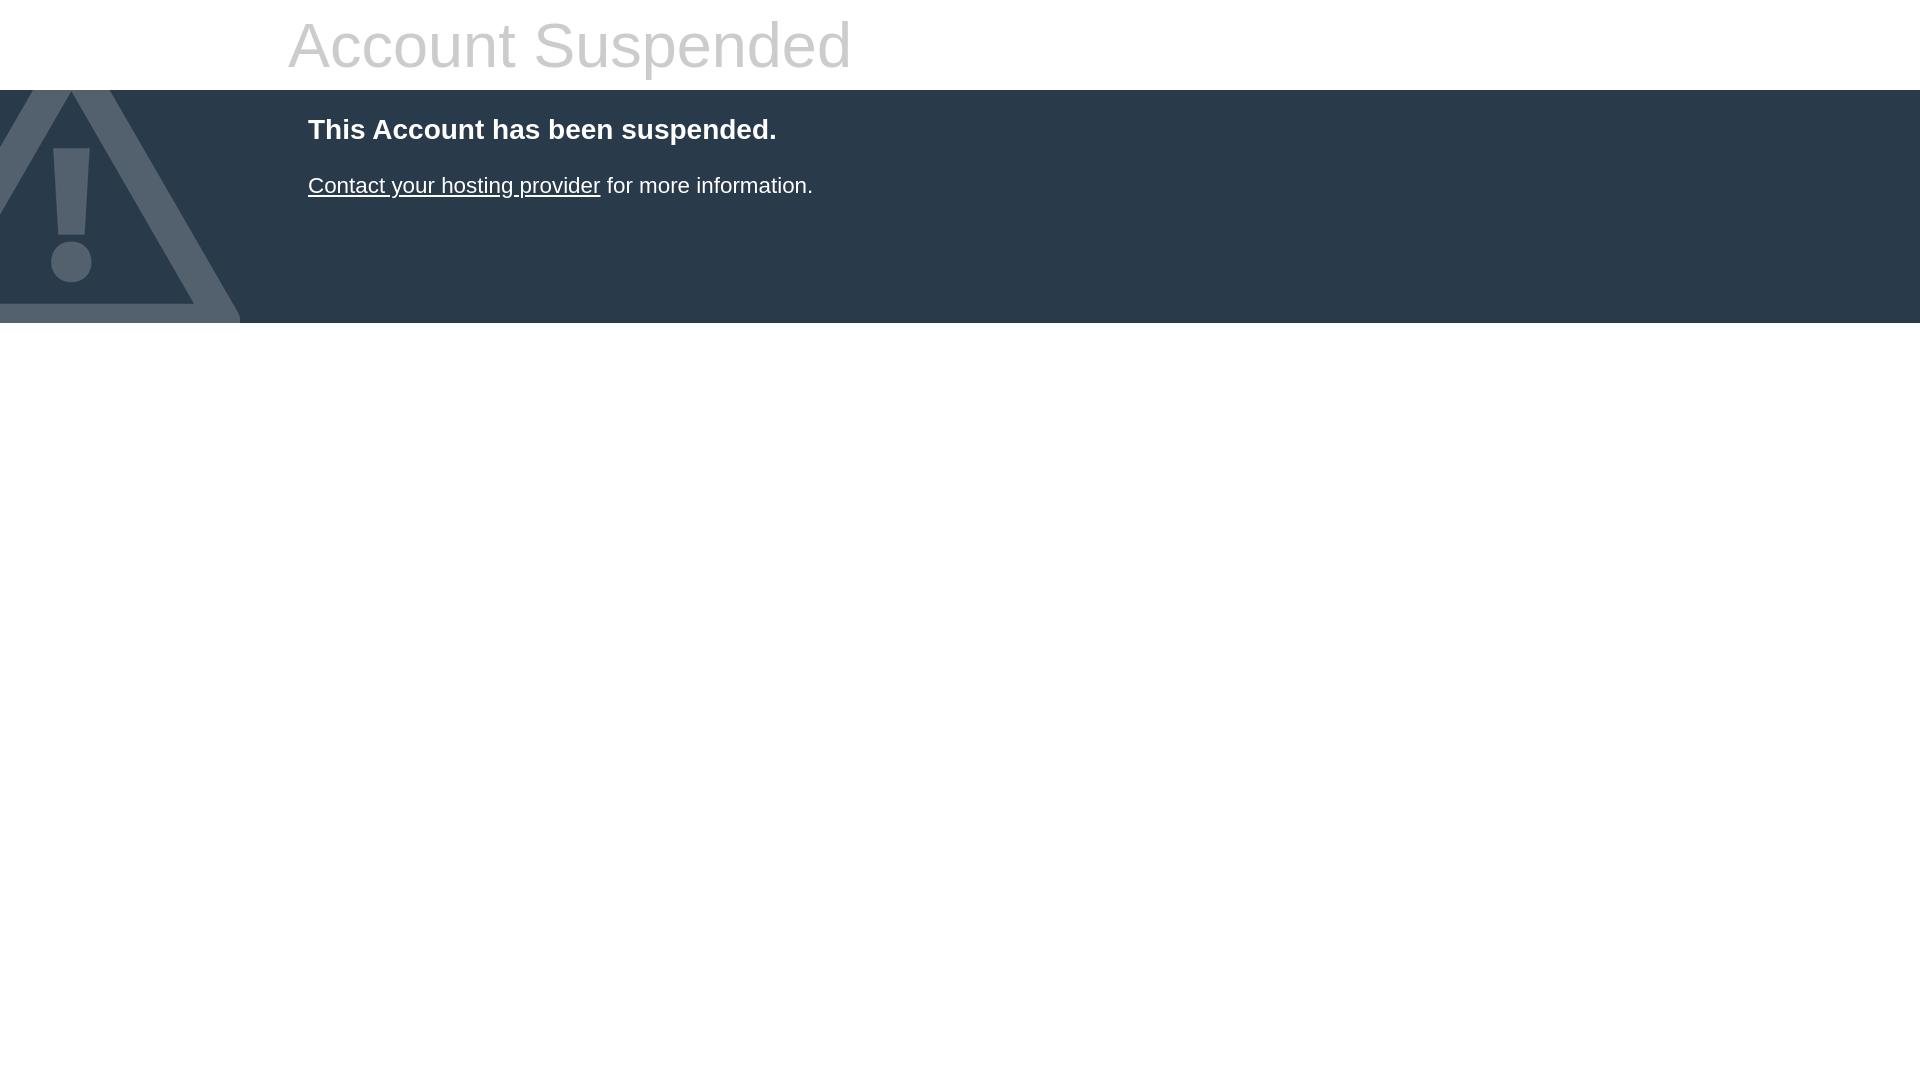 The image size is (1920, 1080). Describe the element at coordinates (453, 185) in the screenshot. I see `'Contact your hosting provider'` at that location.